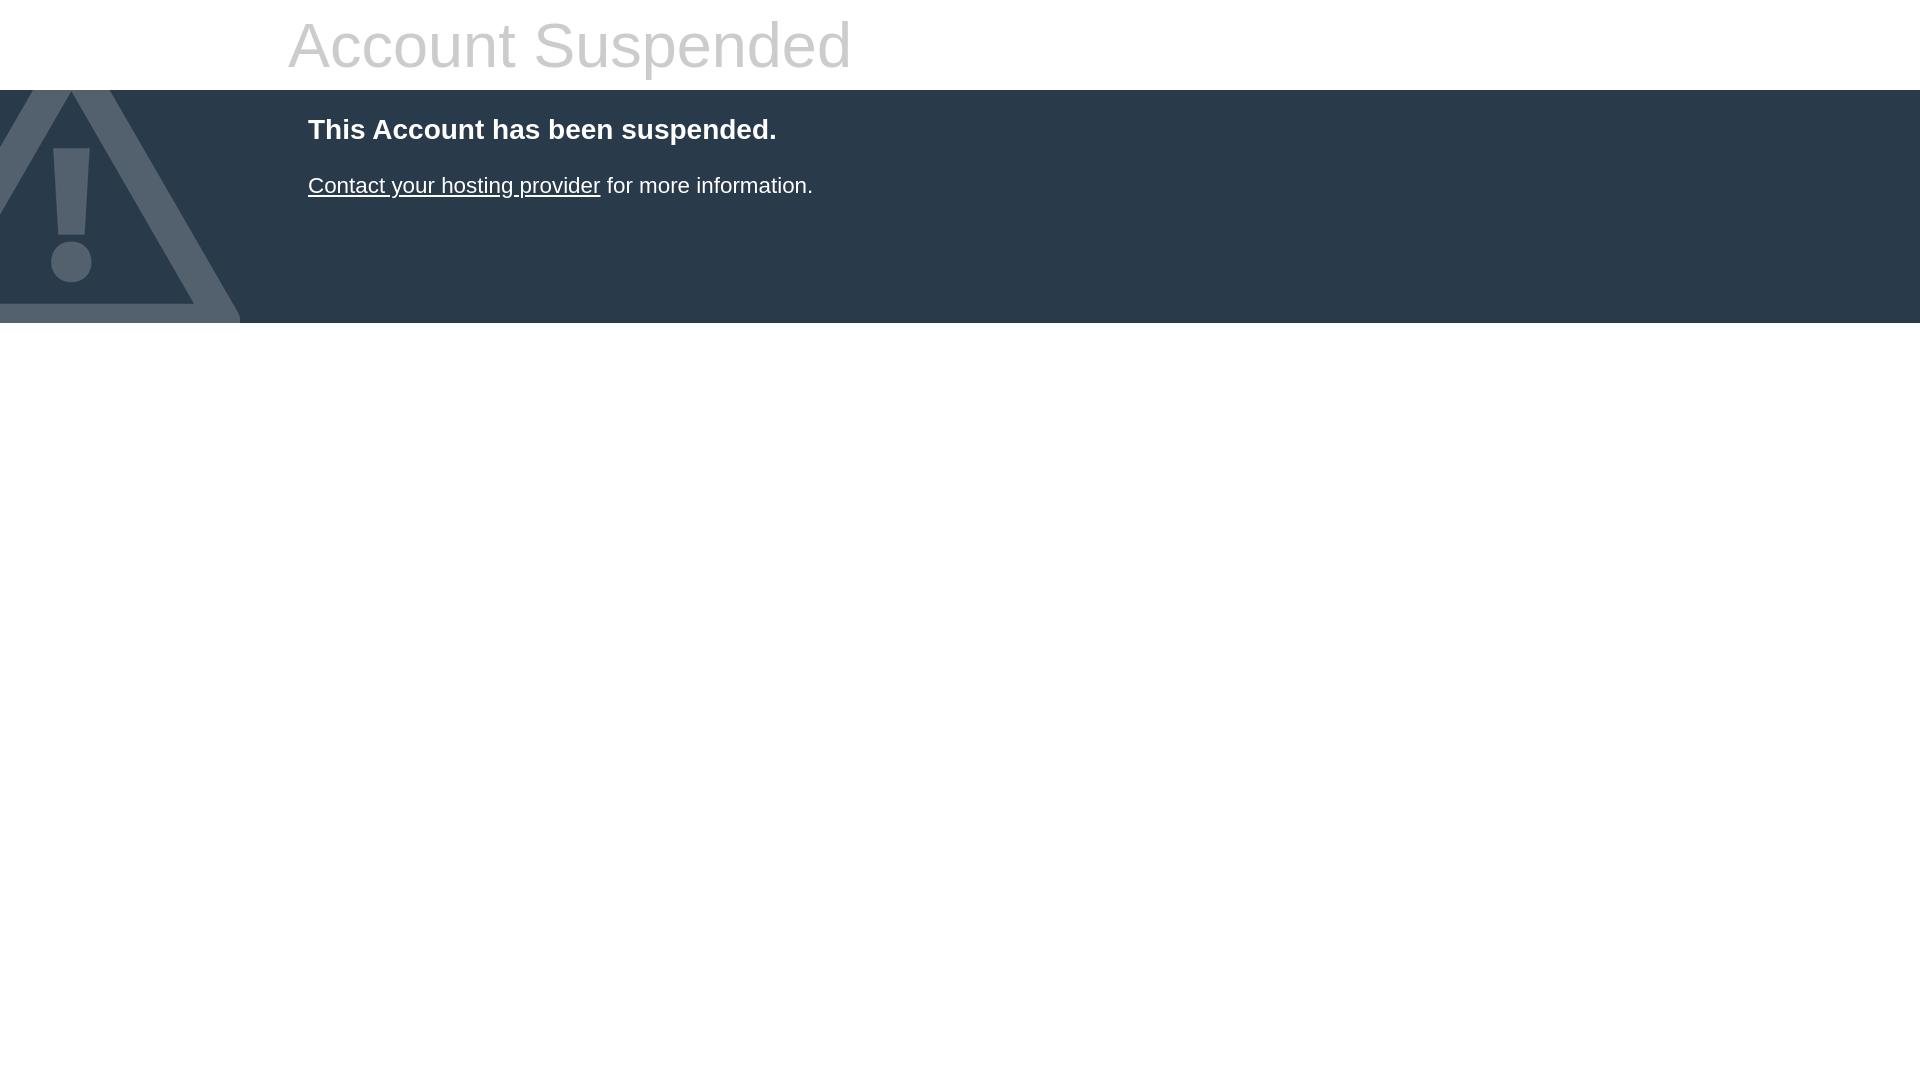 The image size is (1920, 1080). Describe the element at coordinates (453, 185) in the screenshot. I see `'Contact your hosting provider'` at that location.